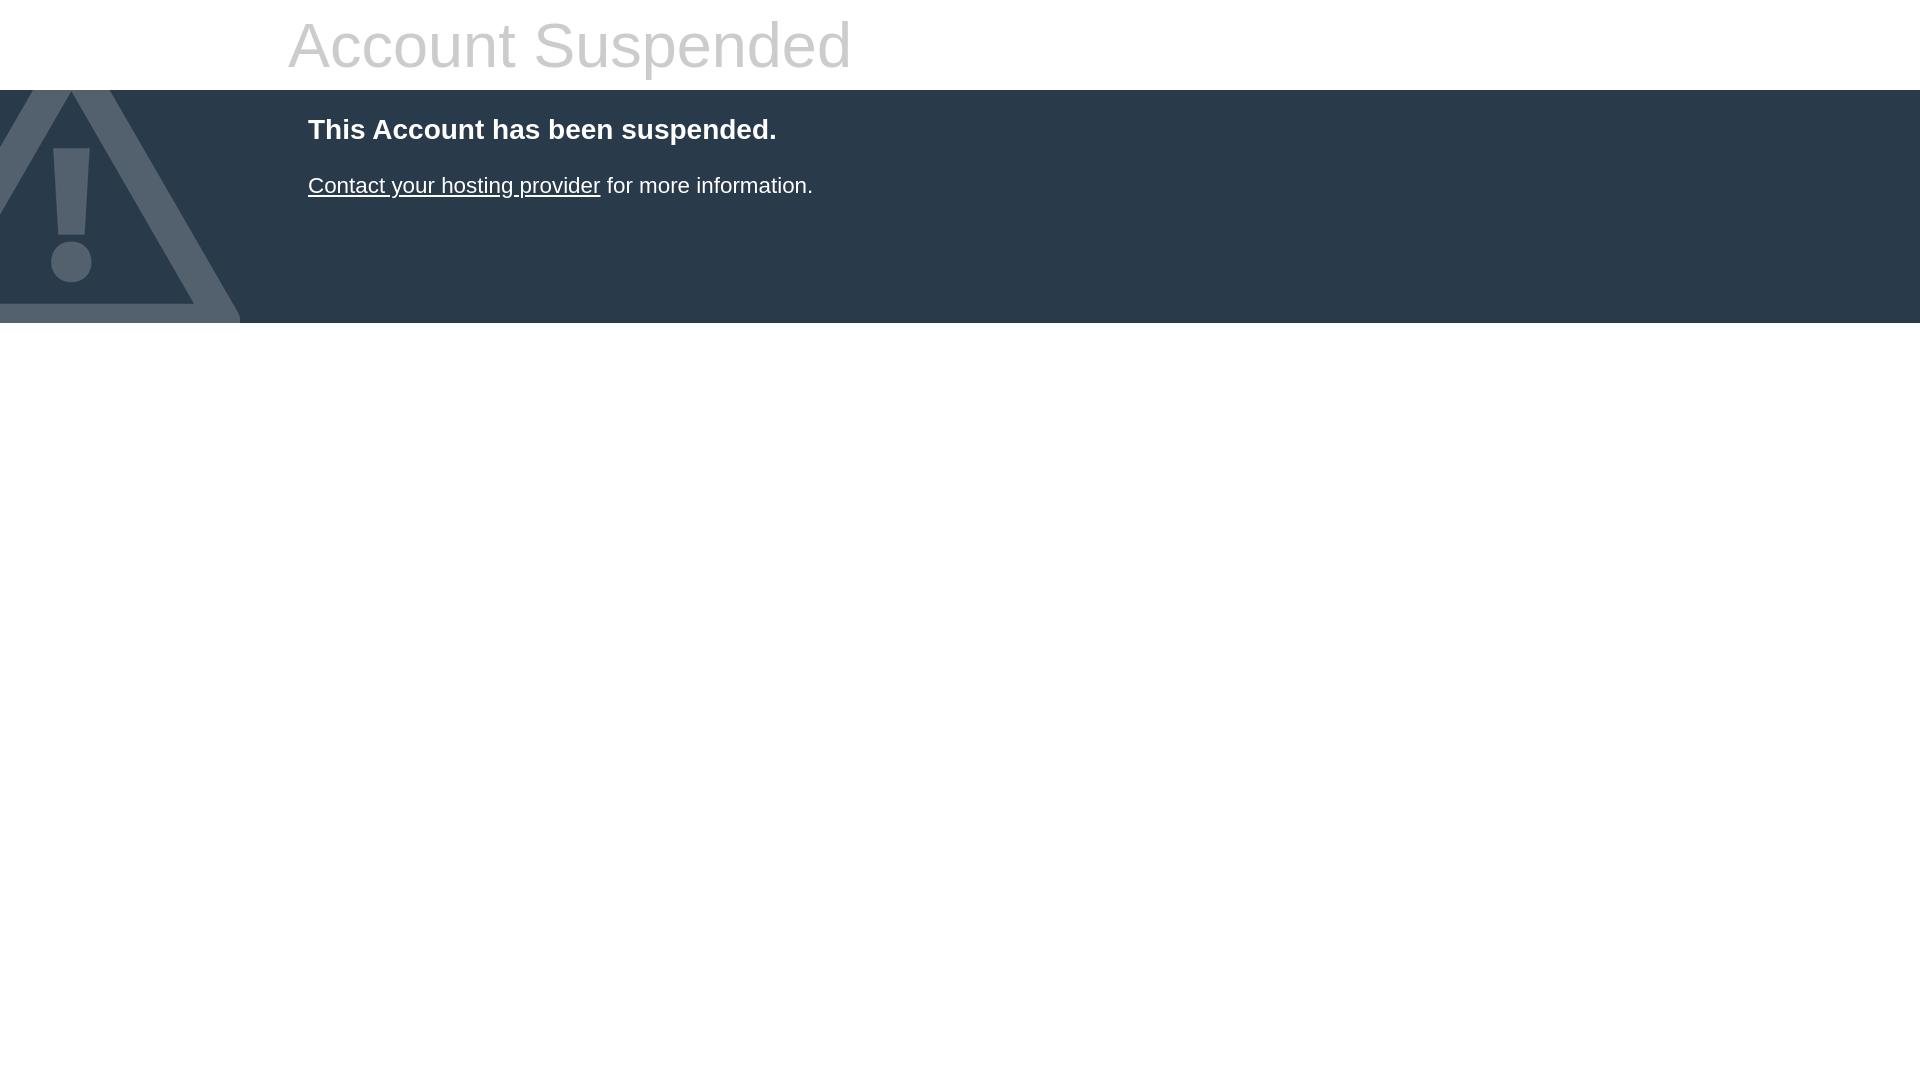 The image size is (1920, 1080). Describe the element at coordinates (453, 185) in the screenshot. I see `'Contact your hosting provider'` at that location.